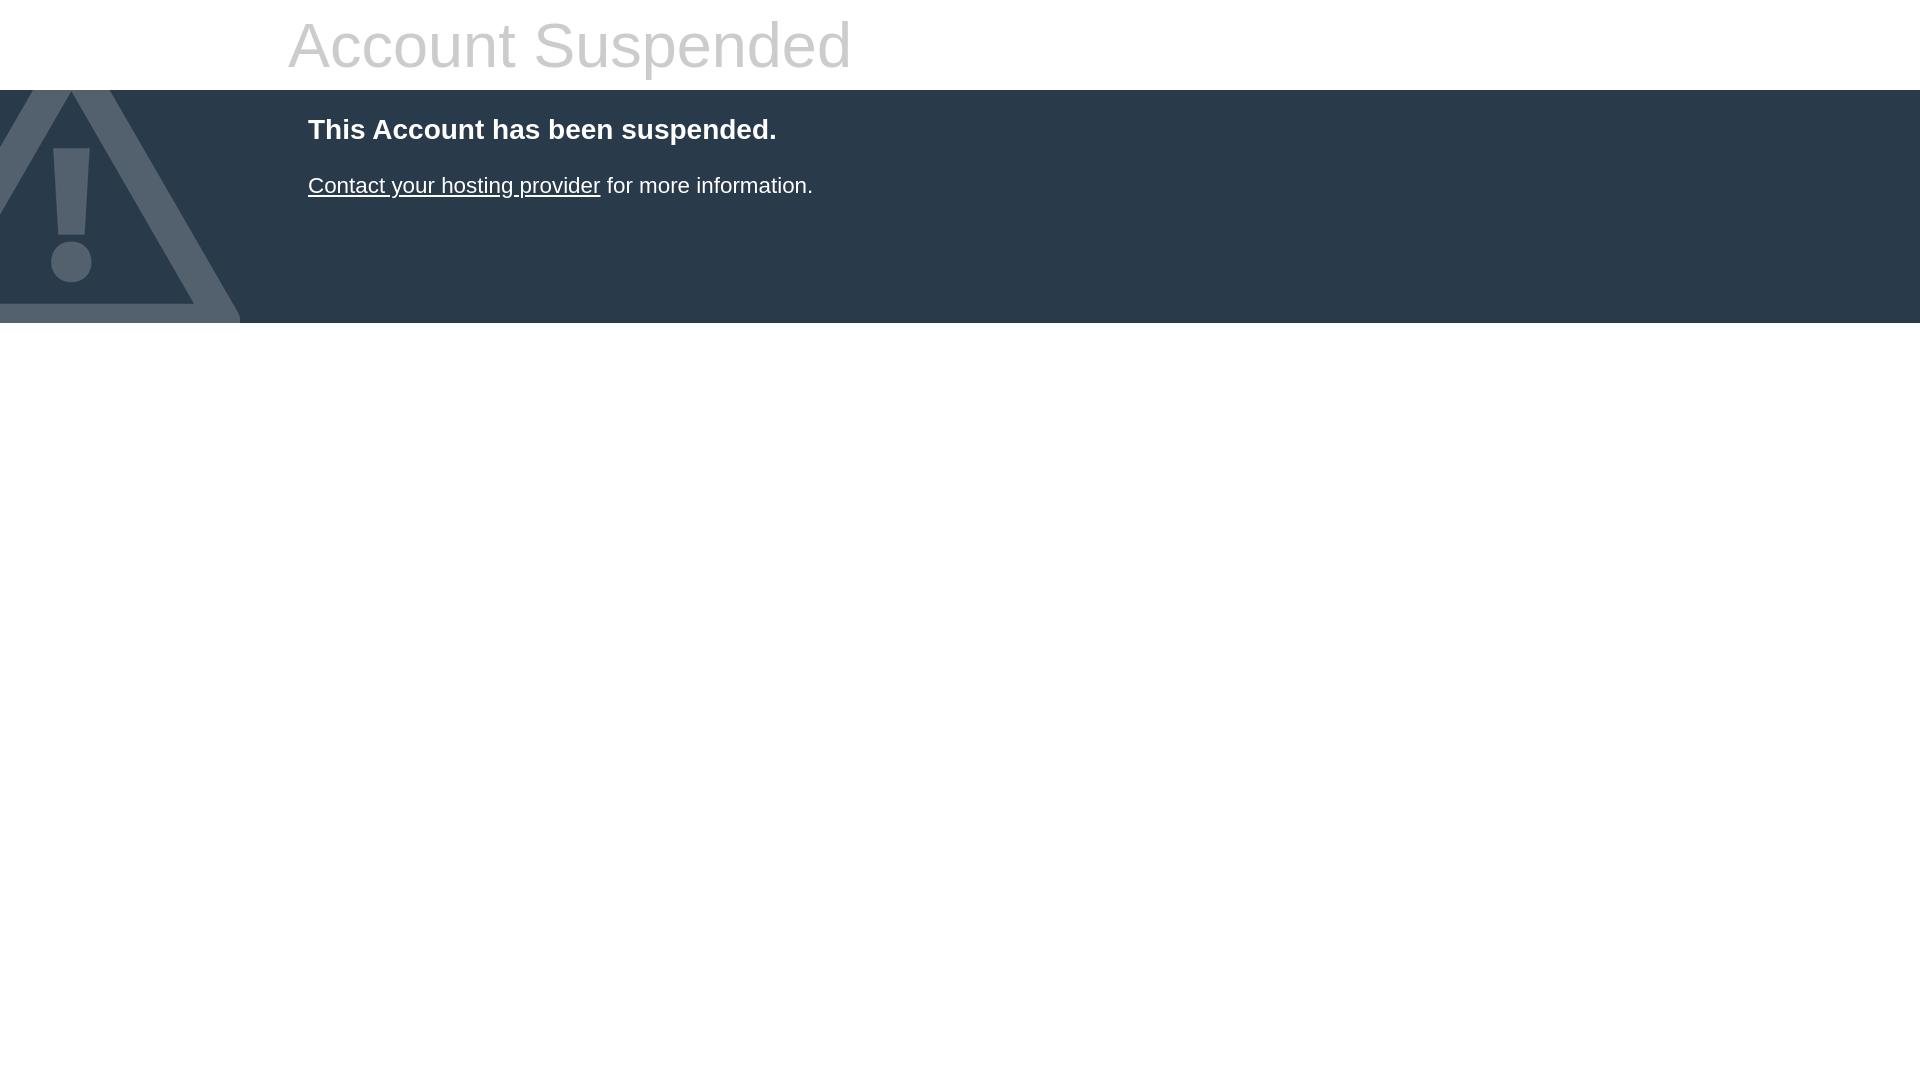 The image size is (1920, 1080). Describe the element at coordinates (453, 185) in the screenshot. I see `'Contact your hosting provider'` at that location.